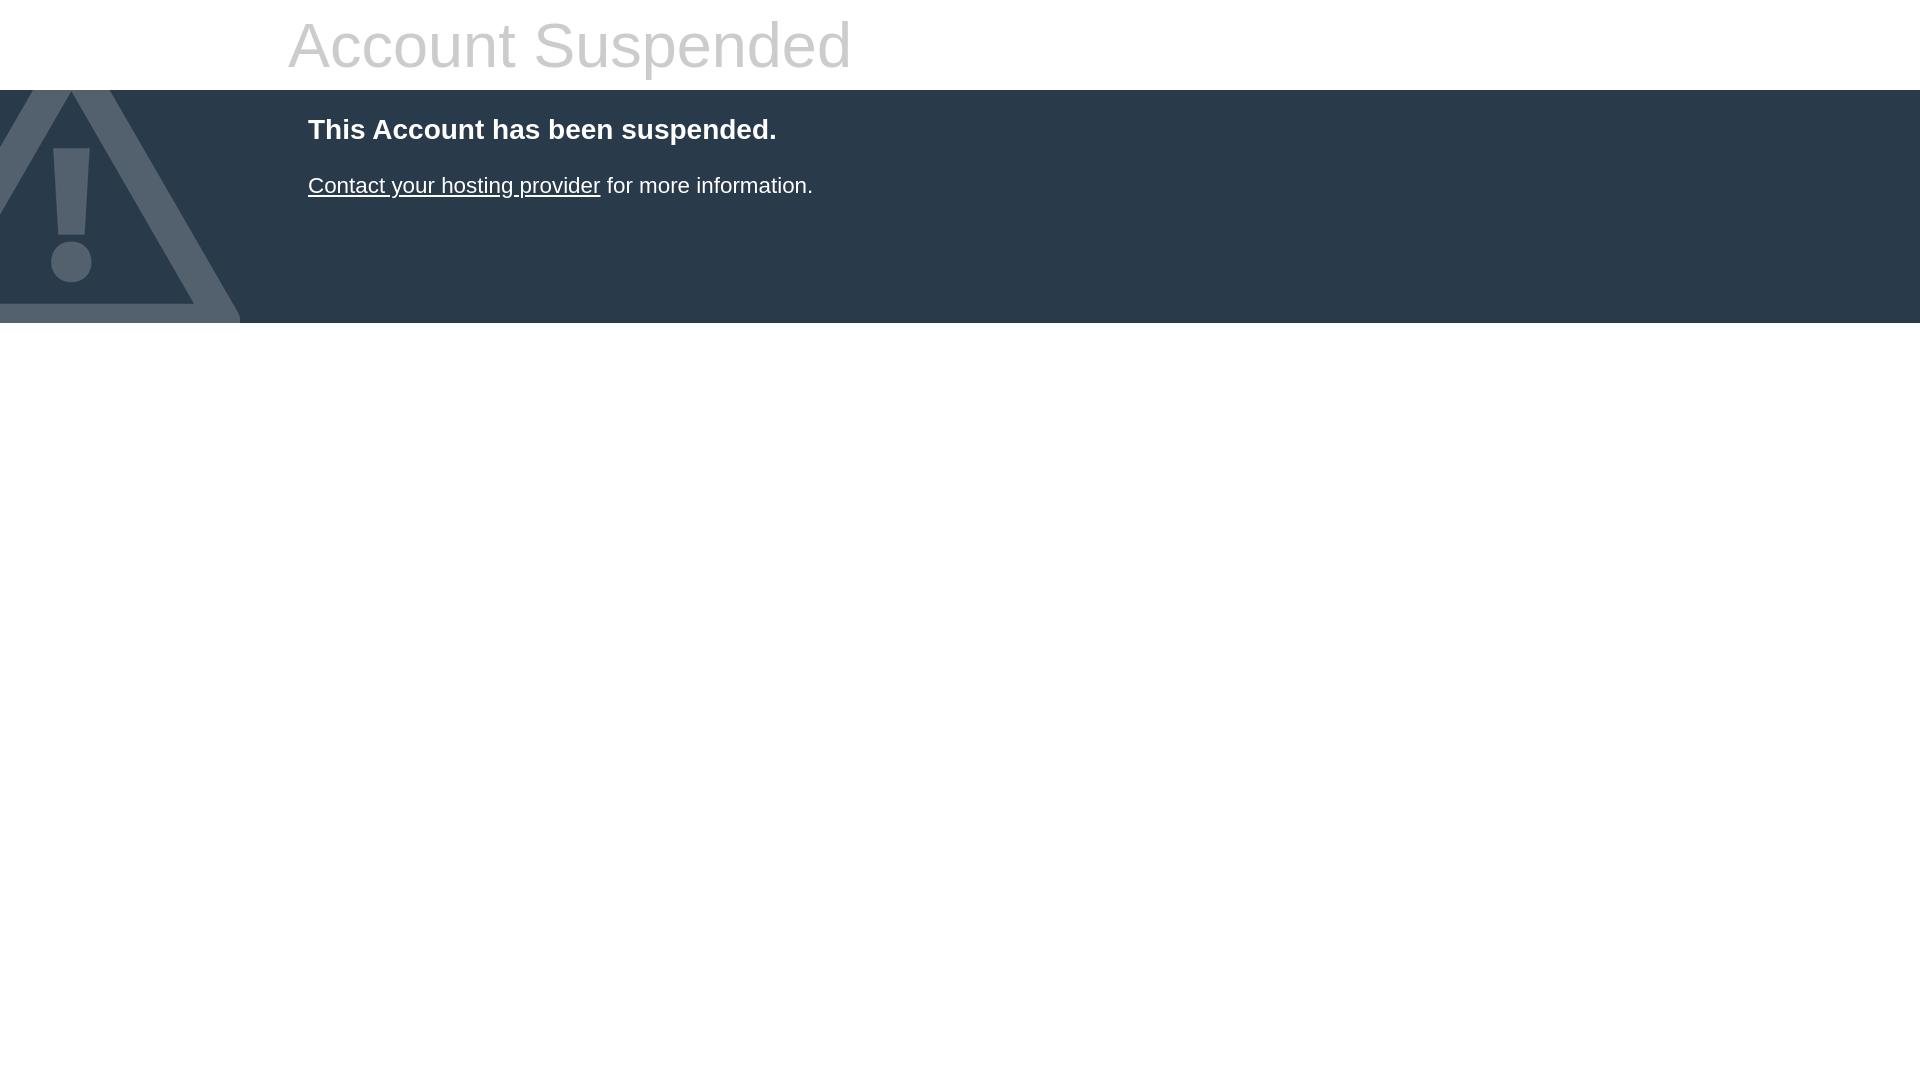 The image size is (1920, 1080). Describe the element at coordinates (453, 185) in the screenshot. I see `'Contact your hosting provider'` at that location.